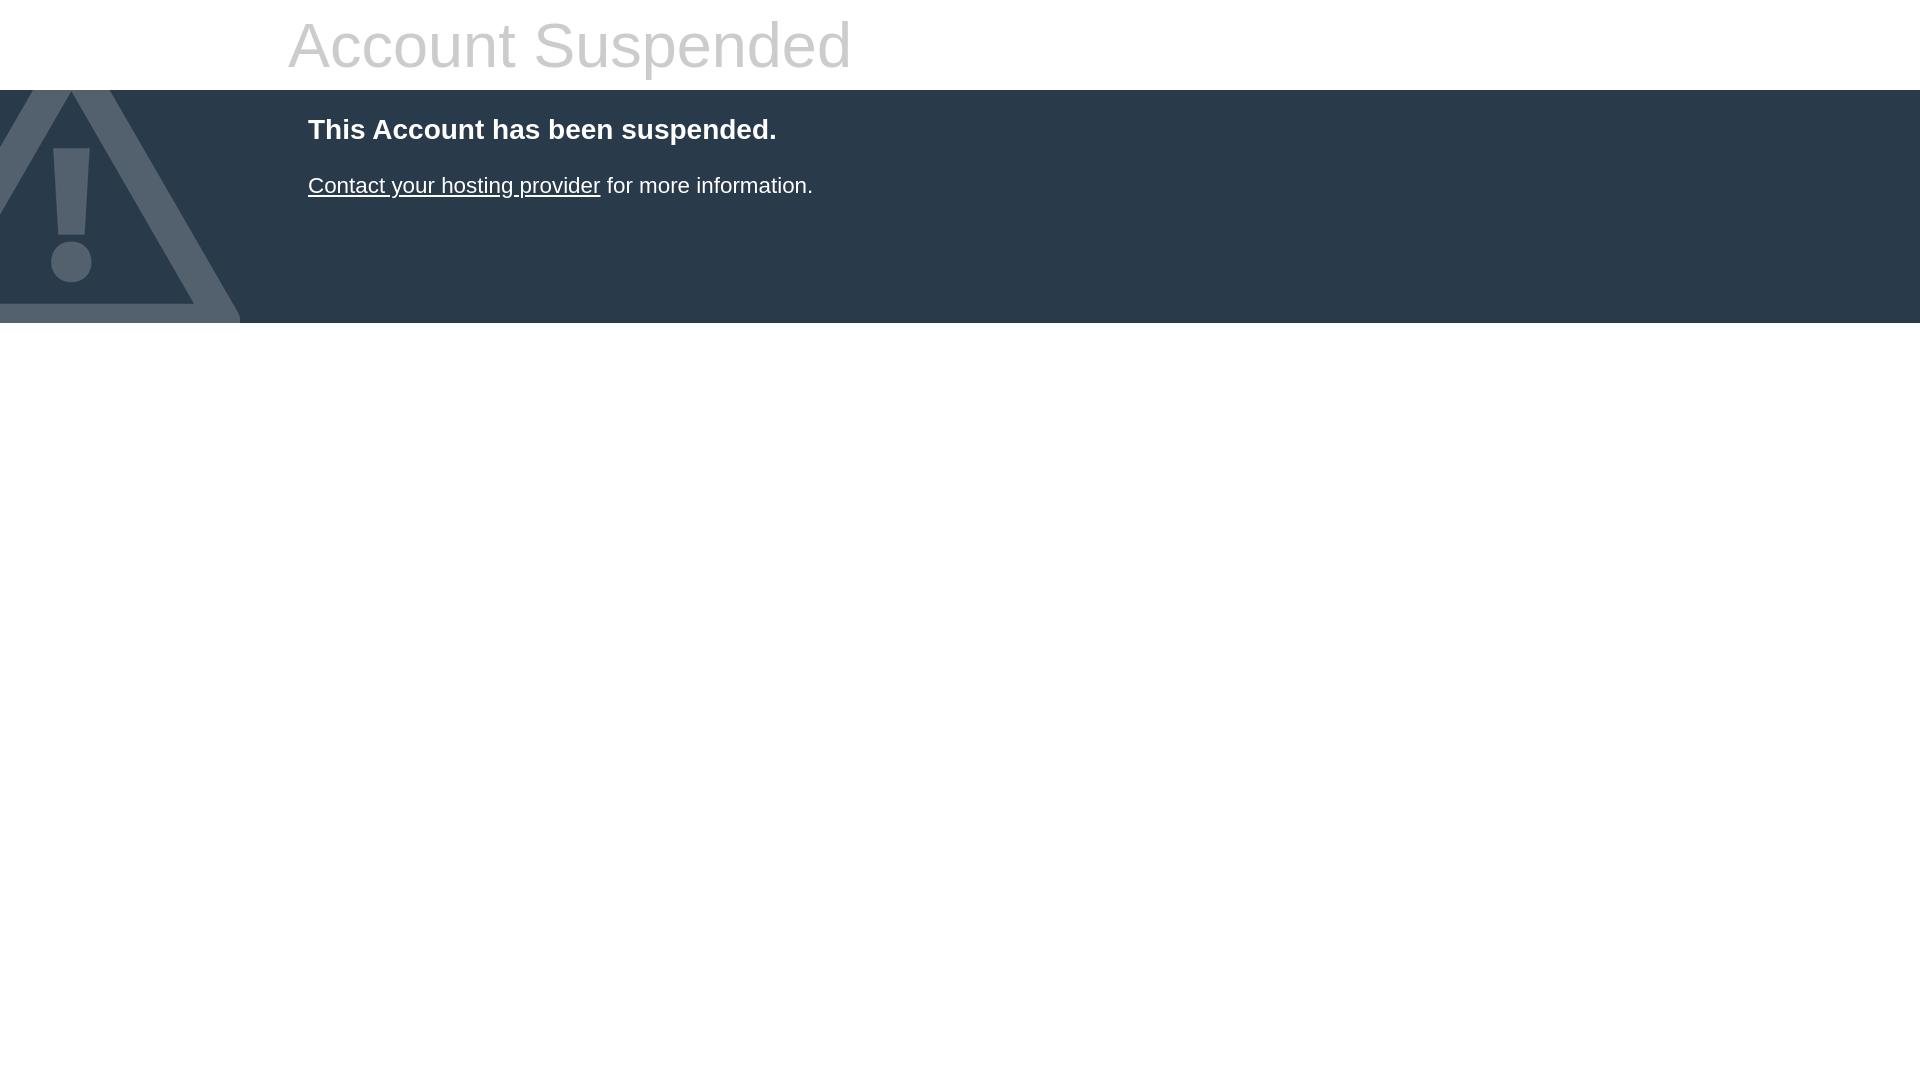 The image size is (1920, 1080). Describe the element at coordinates (453, 185) in the screenshot. I see `'Contact your hosting provider'` at that location.